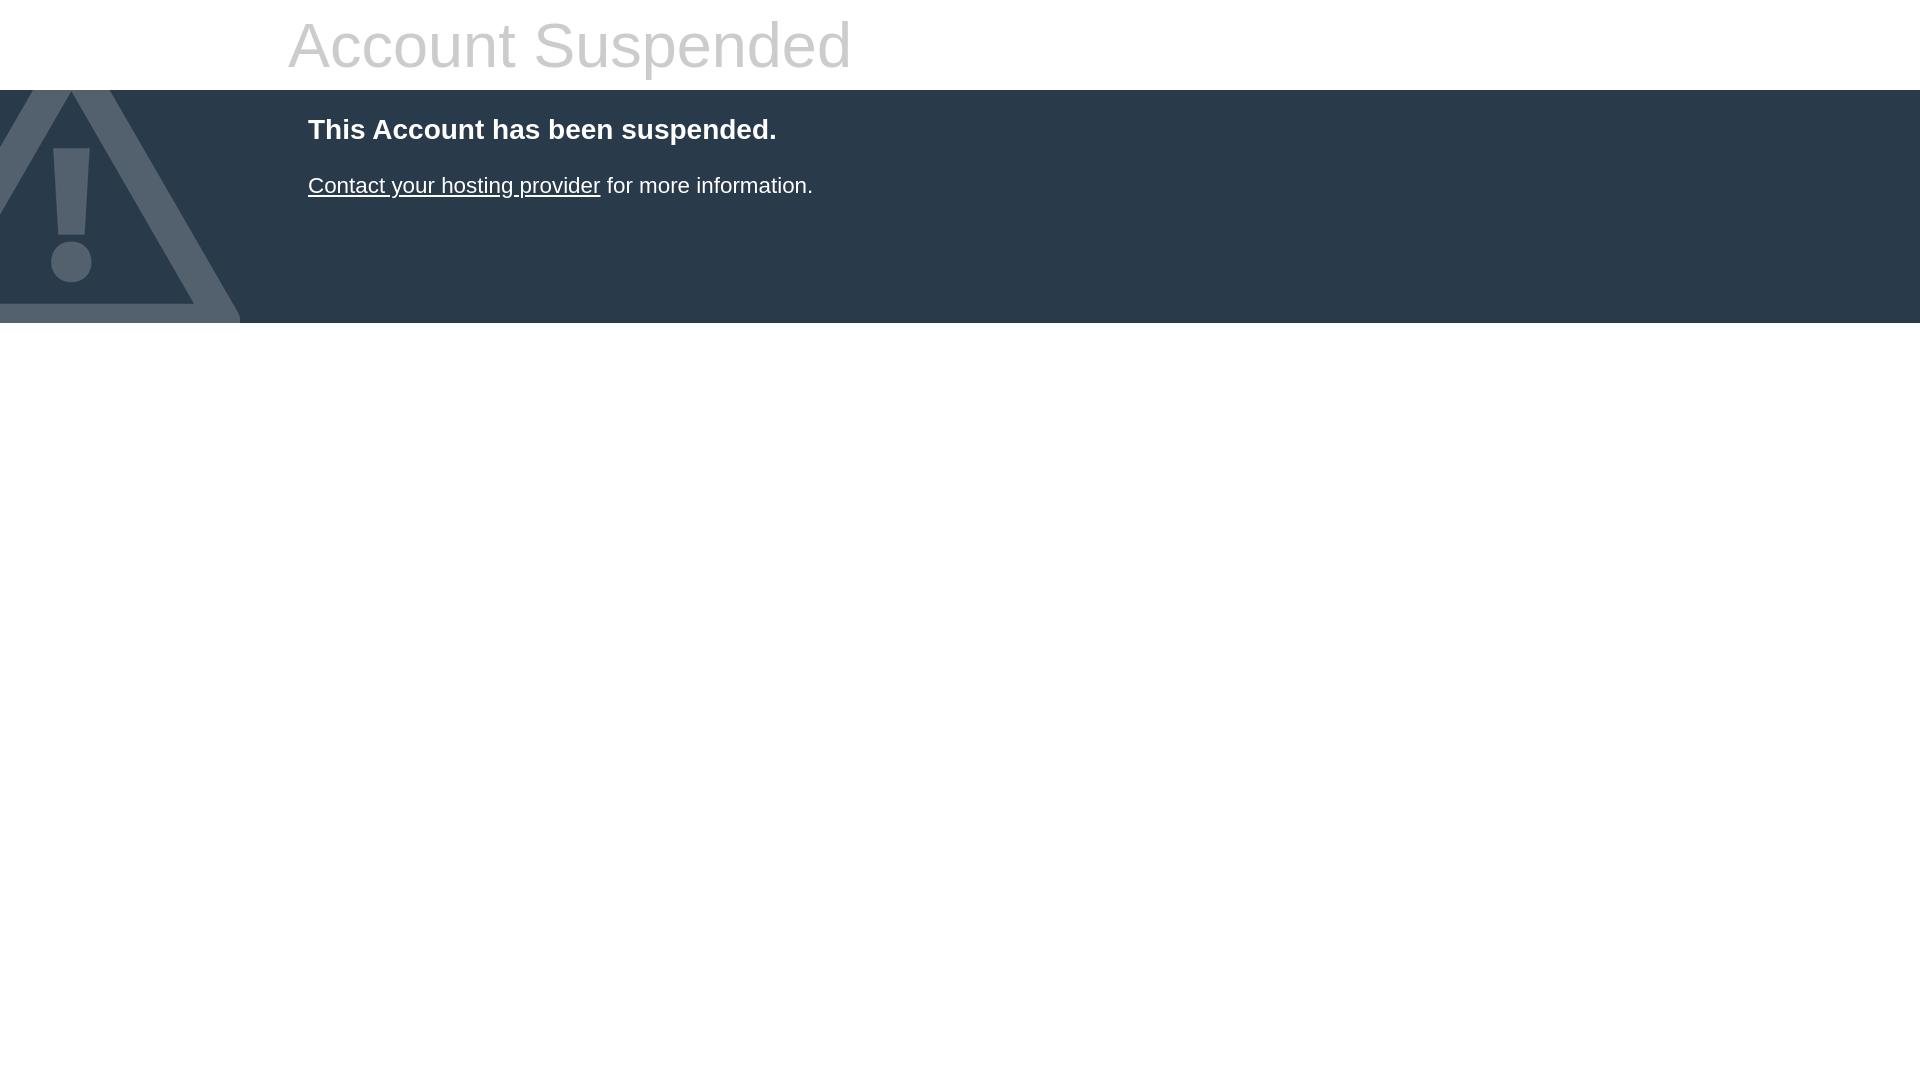 The image size is (1920, 1080). Describe the element at coordinates (453, 185) in the screenshot. I see `'Contact your hosting provider'` at that location.